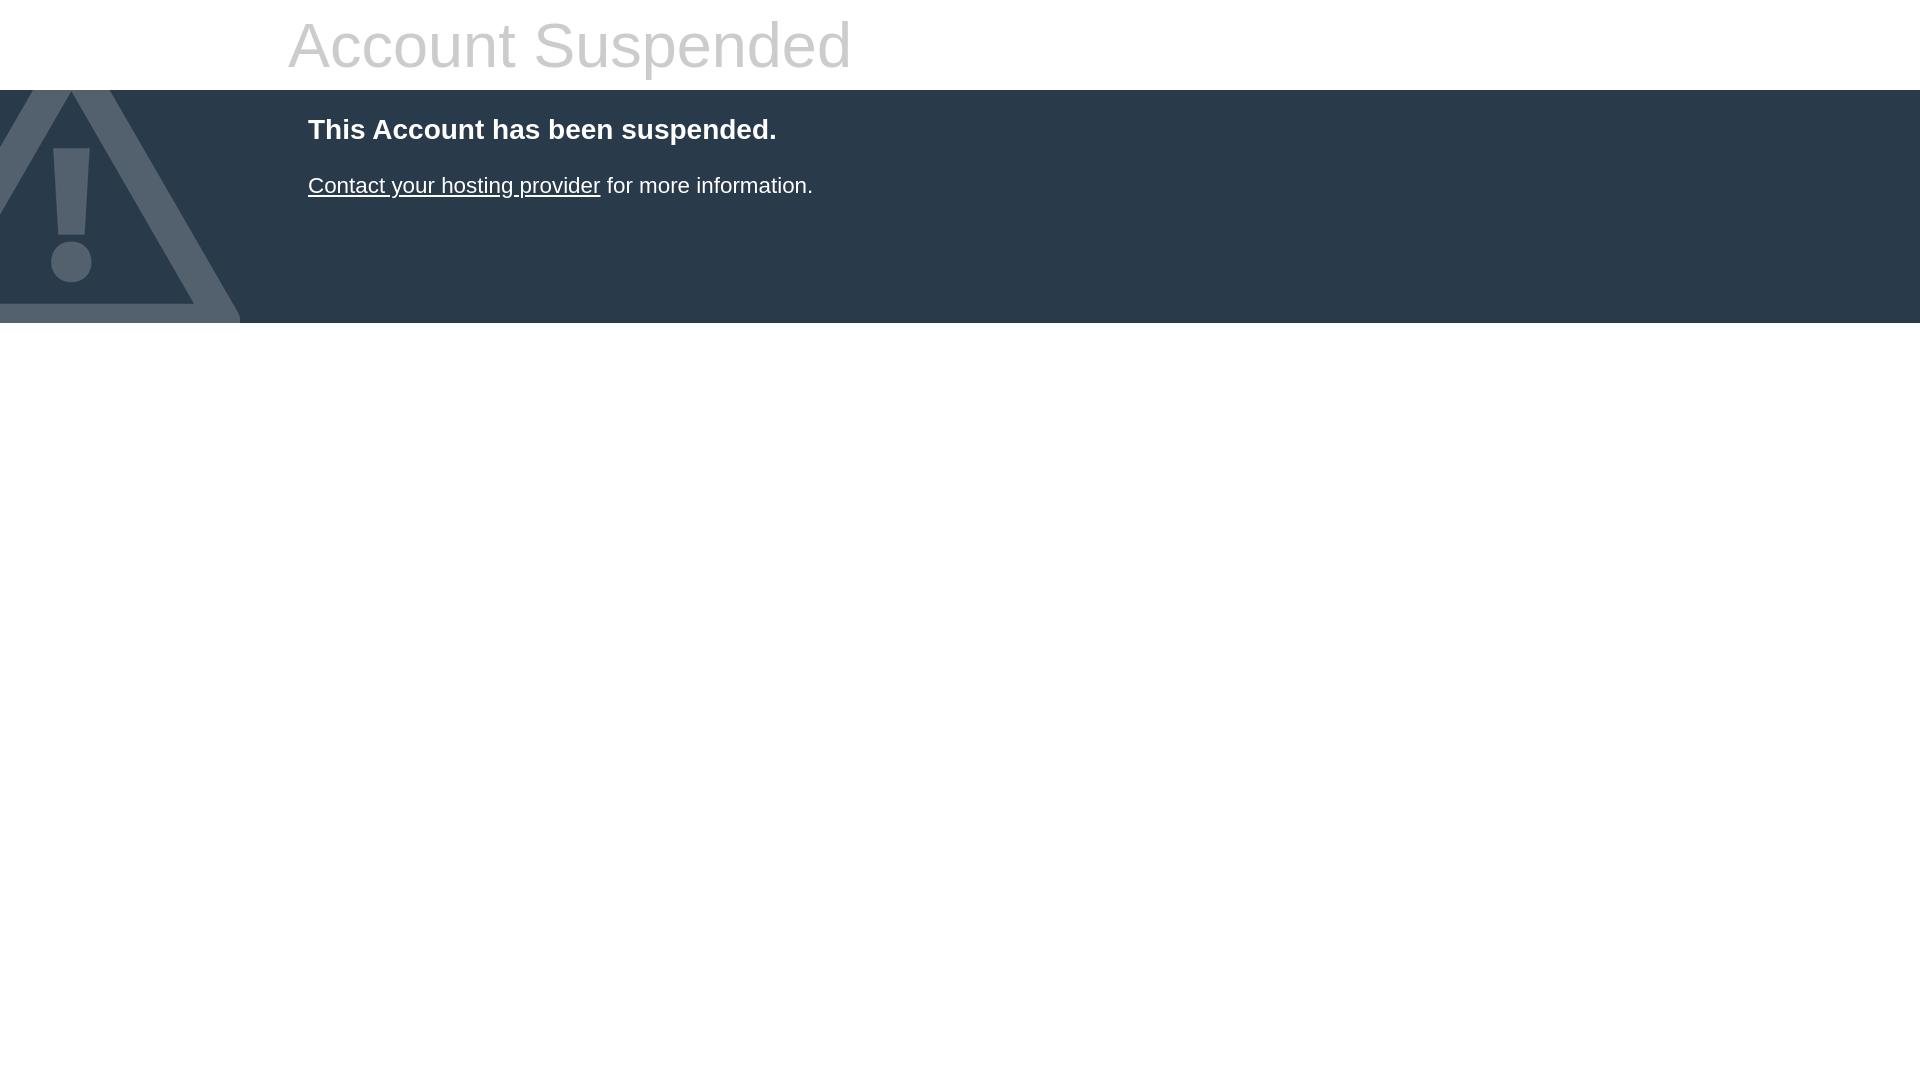 The image size is (1920, 1080). Describe the element at coordinates (453, 185) in the screenshot. I see `'Contact your hosting provider'` at that location.